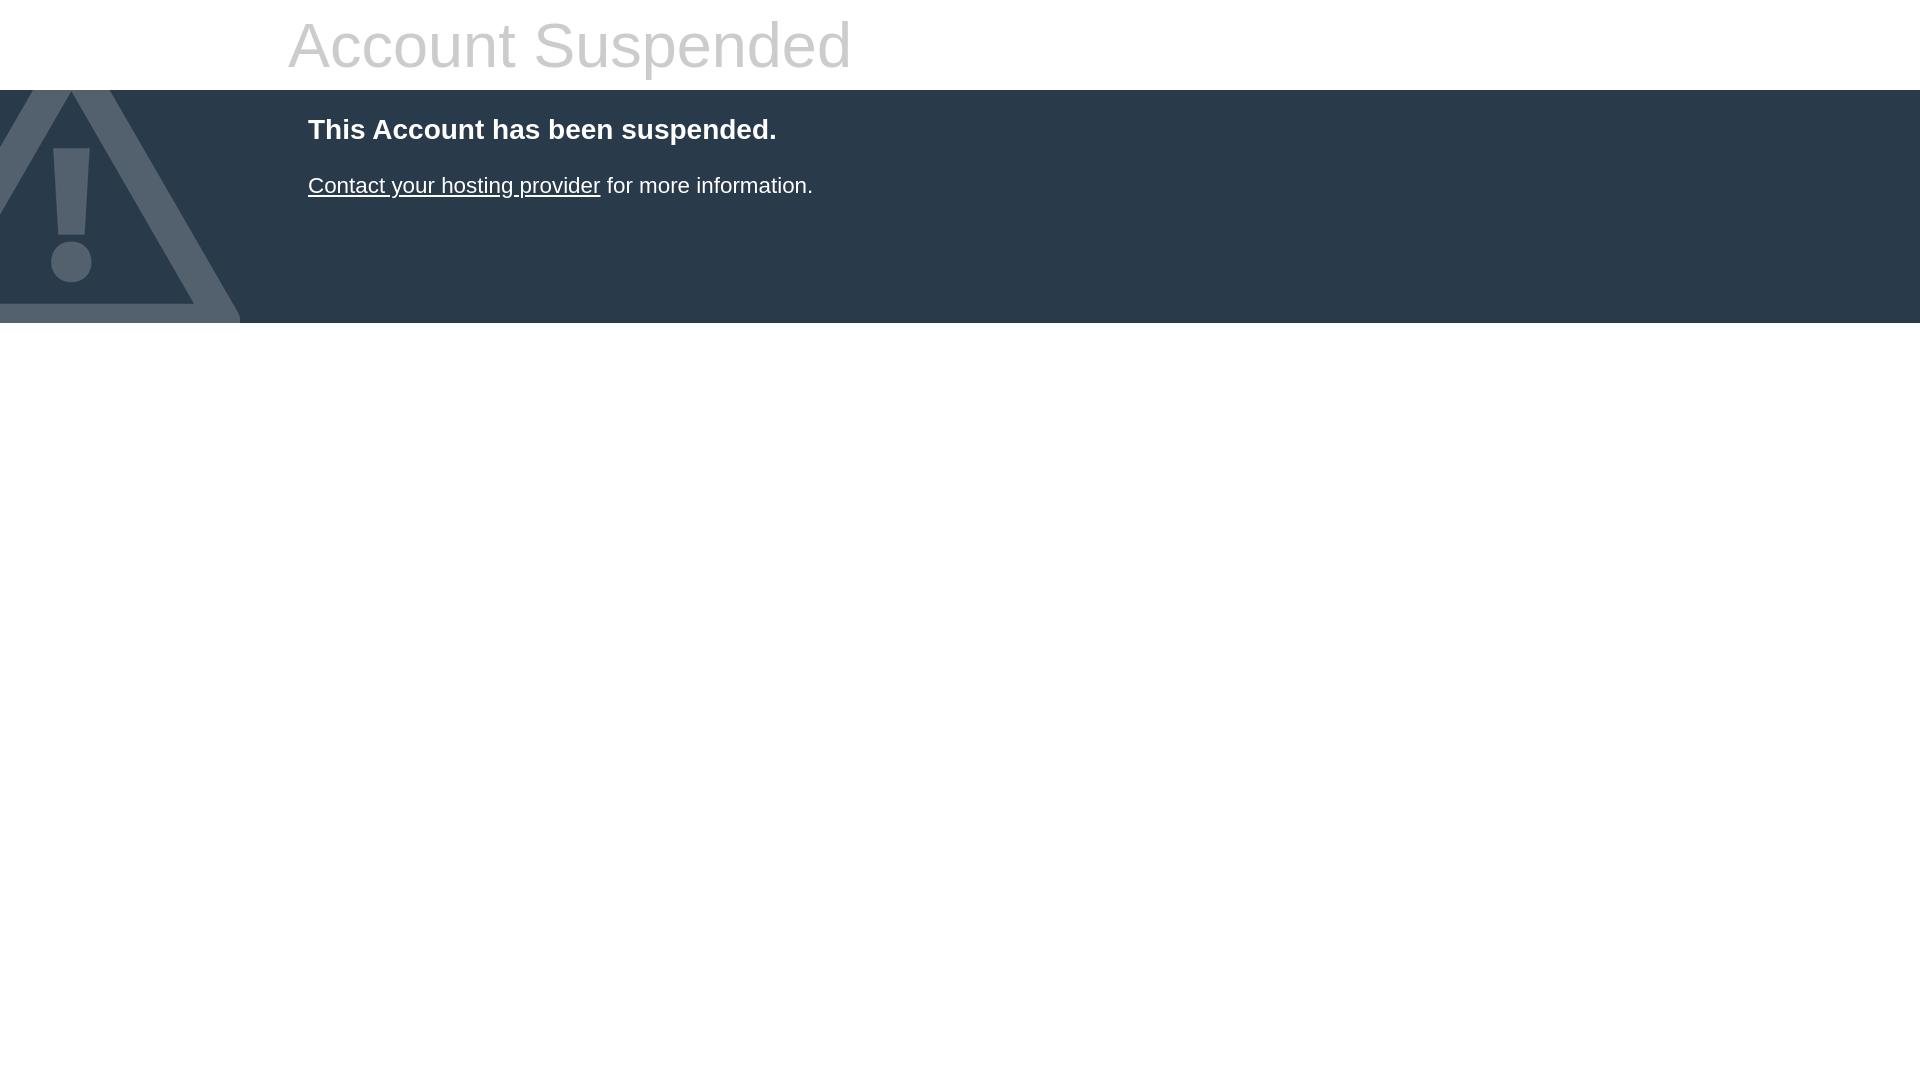 The image size is (1920, 1080). Describe the element at coordinates (453, 185) in the screenshot. I see `'Contact your hosting provider'` at that location.